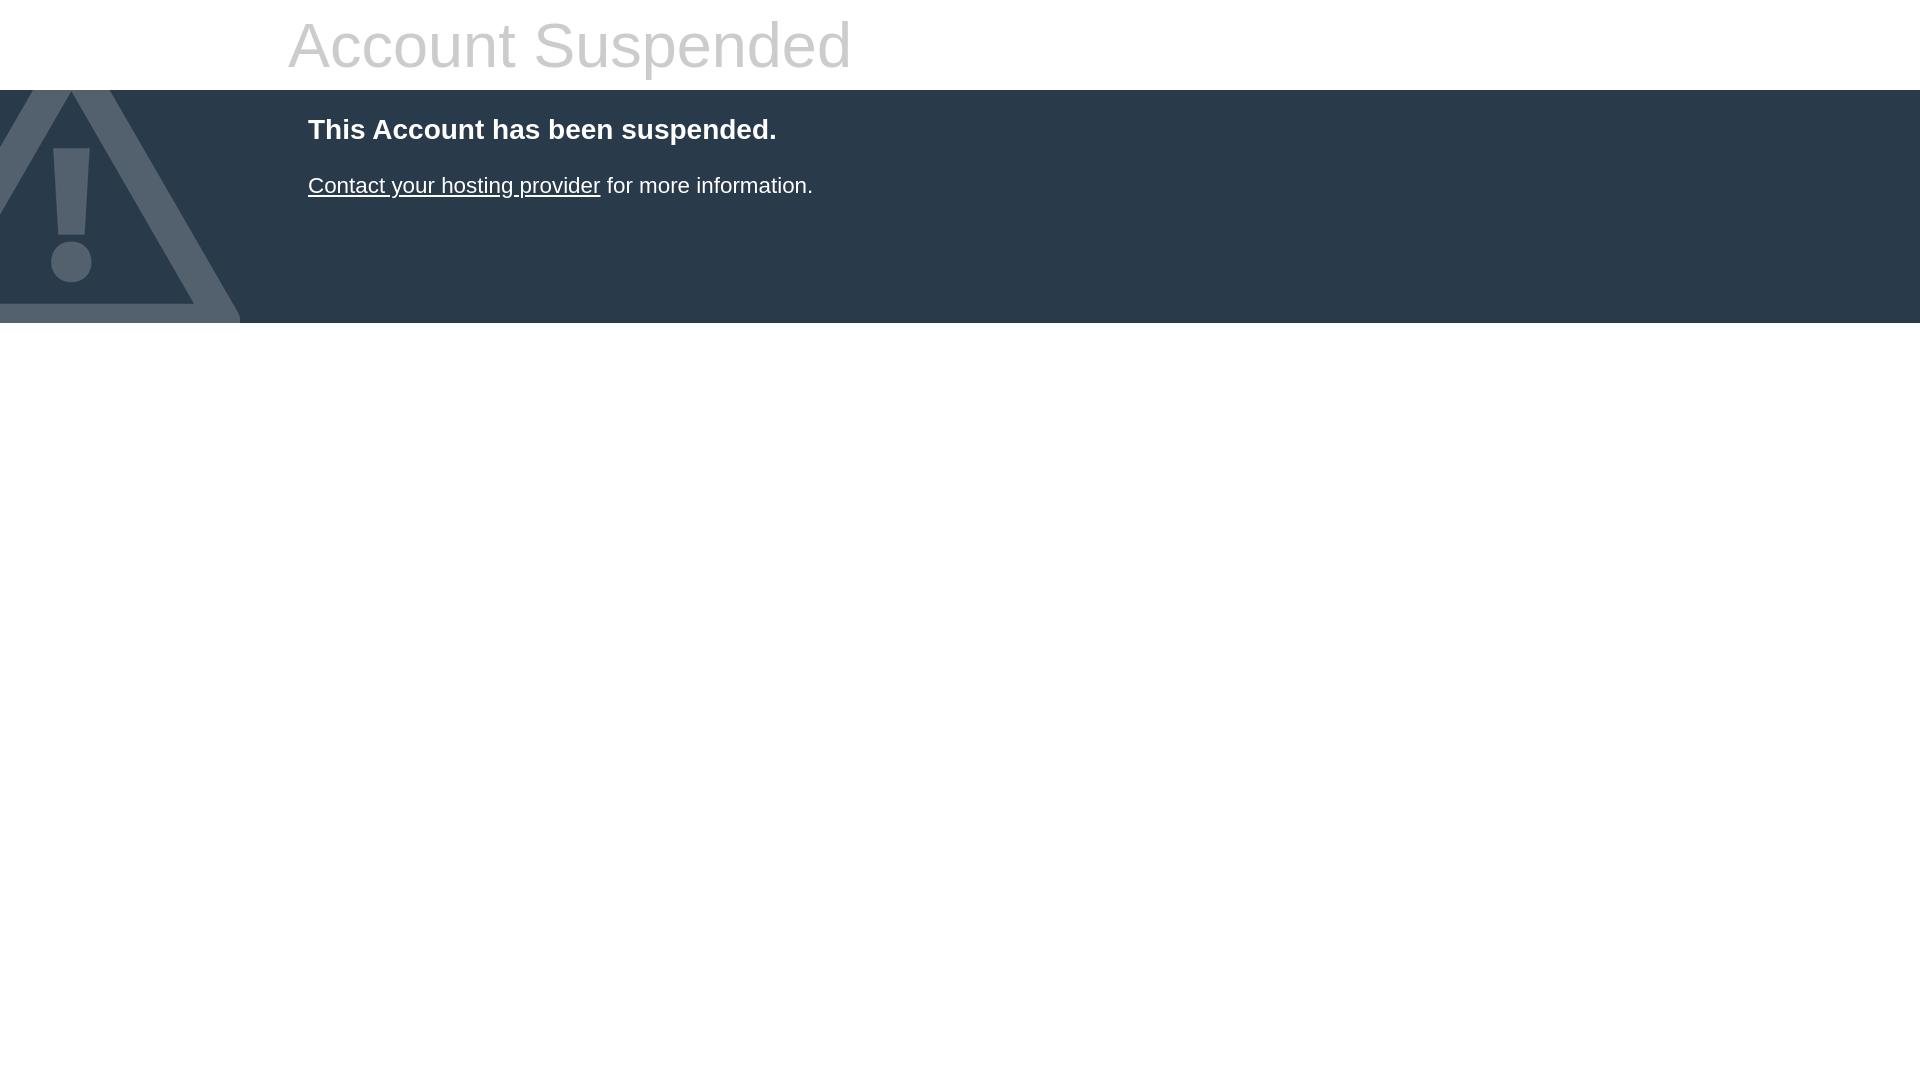 The image size is (1920, 1080). Describe the element at coordinates (453, 185) in the screenshot. I see `'Contact your hosting provider'` at that location.